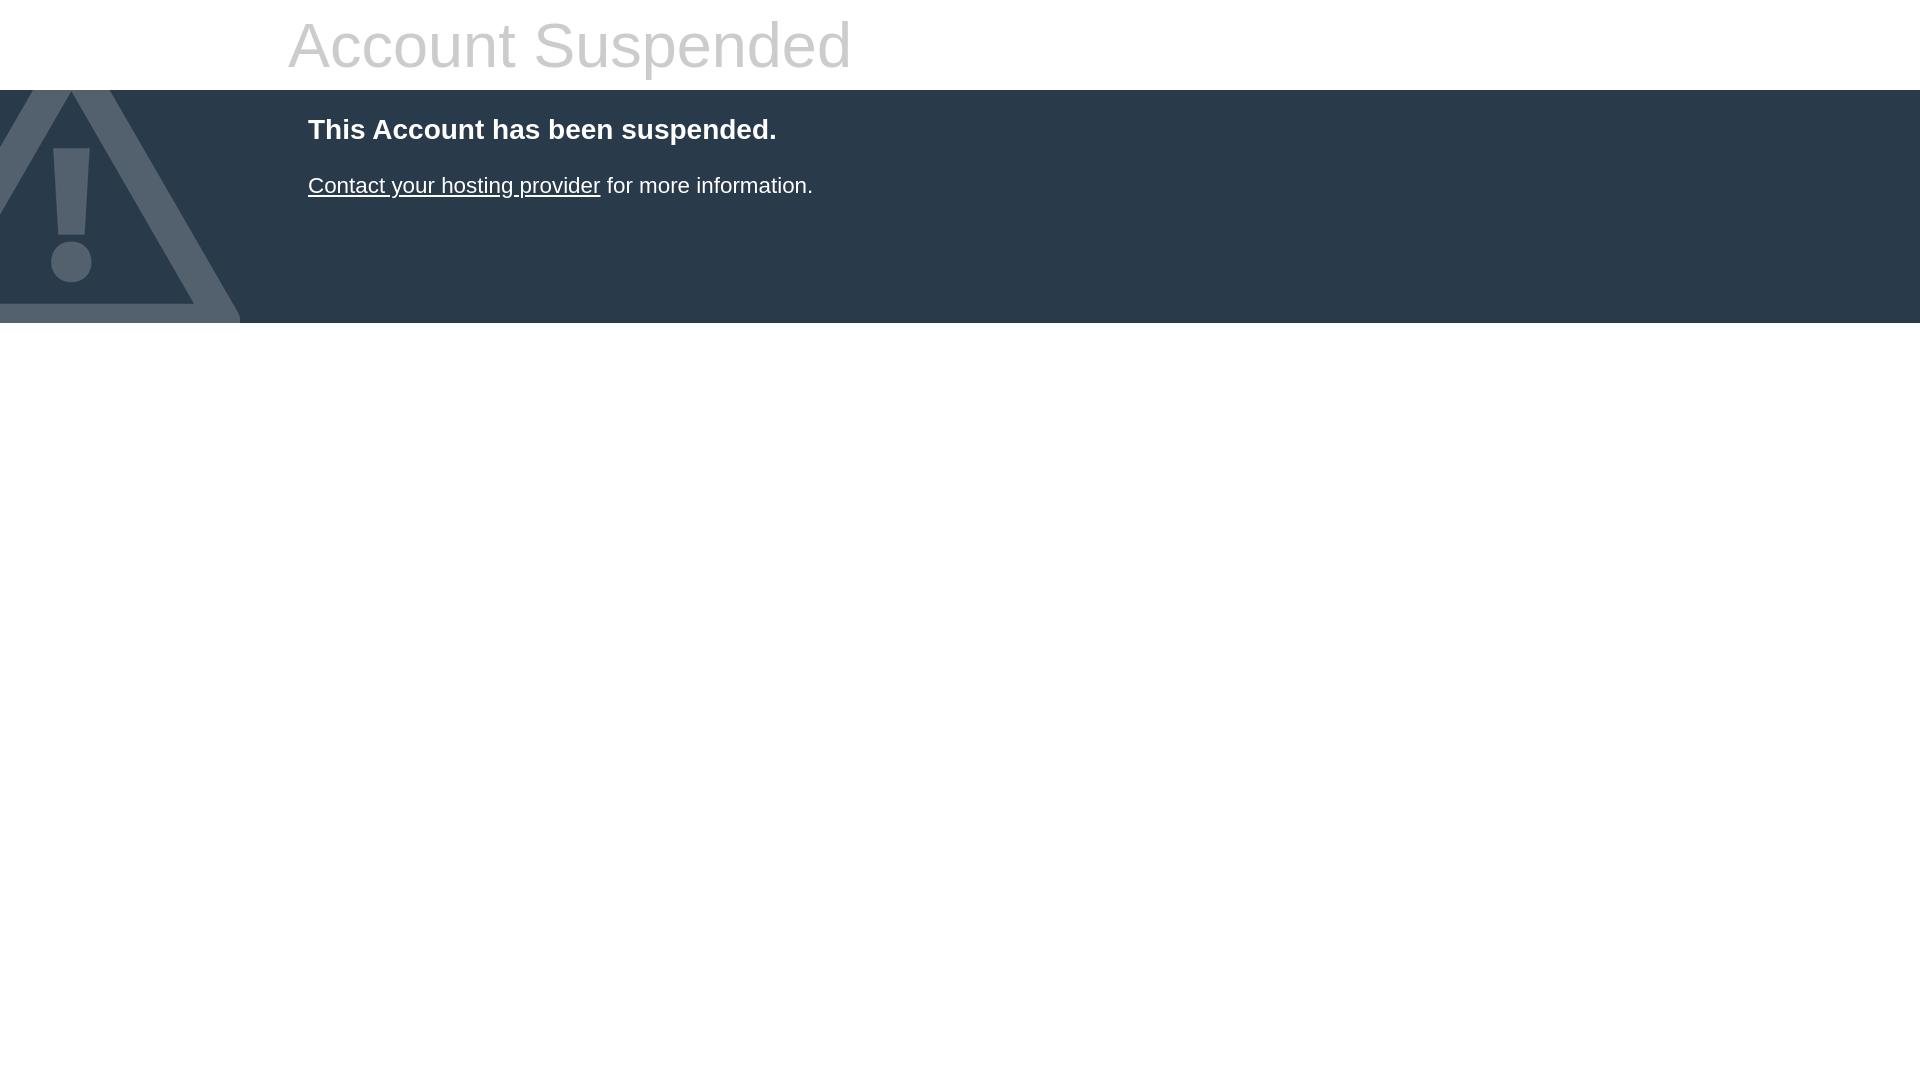 The image size is (1920, 1080). Describe the element at coordinates (453, 185) in the screenshot. I see `'Contact your hosting provider'` at that location.